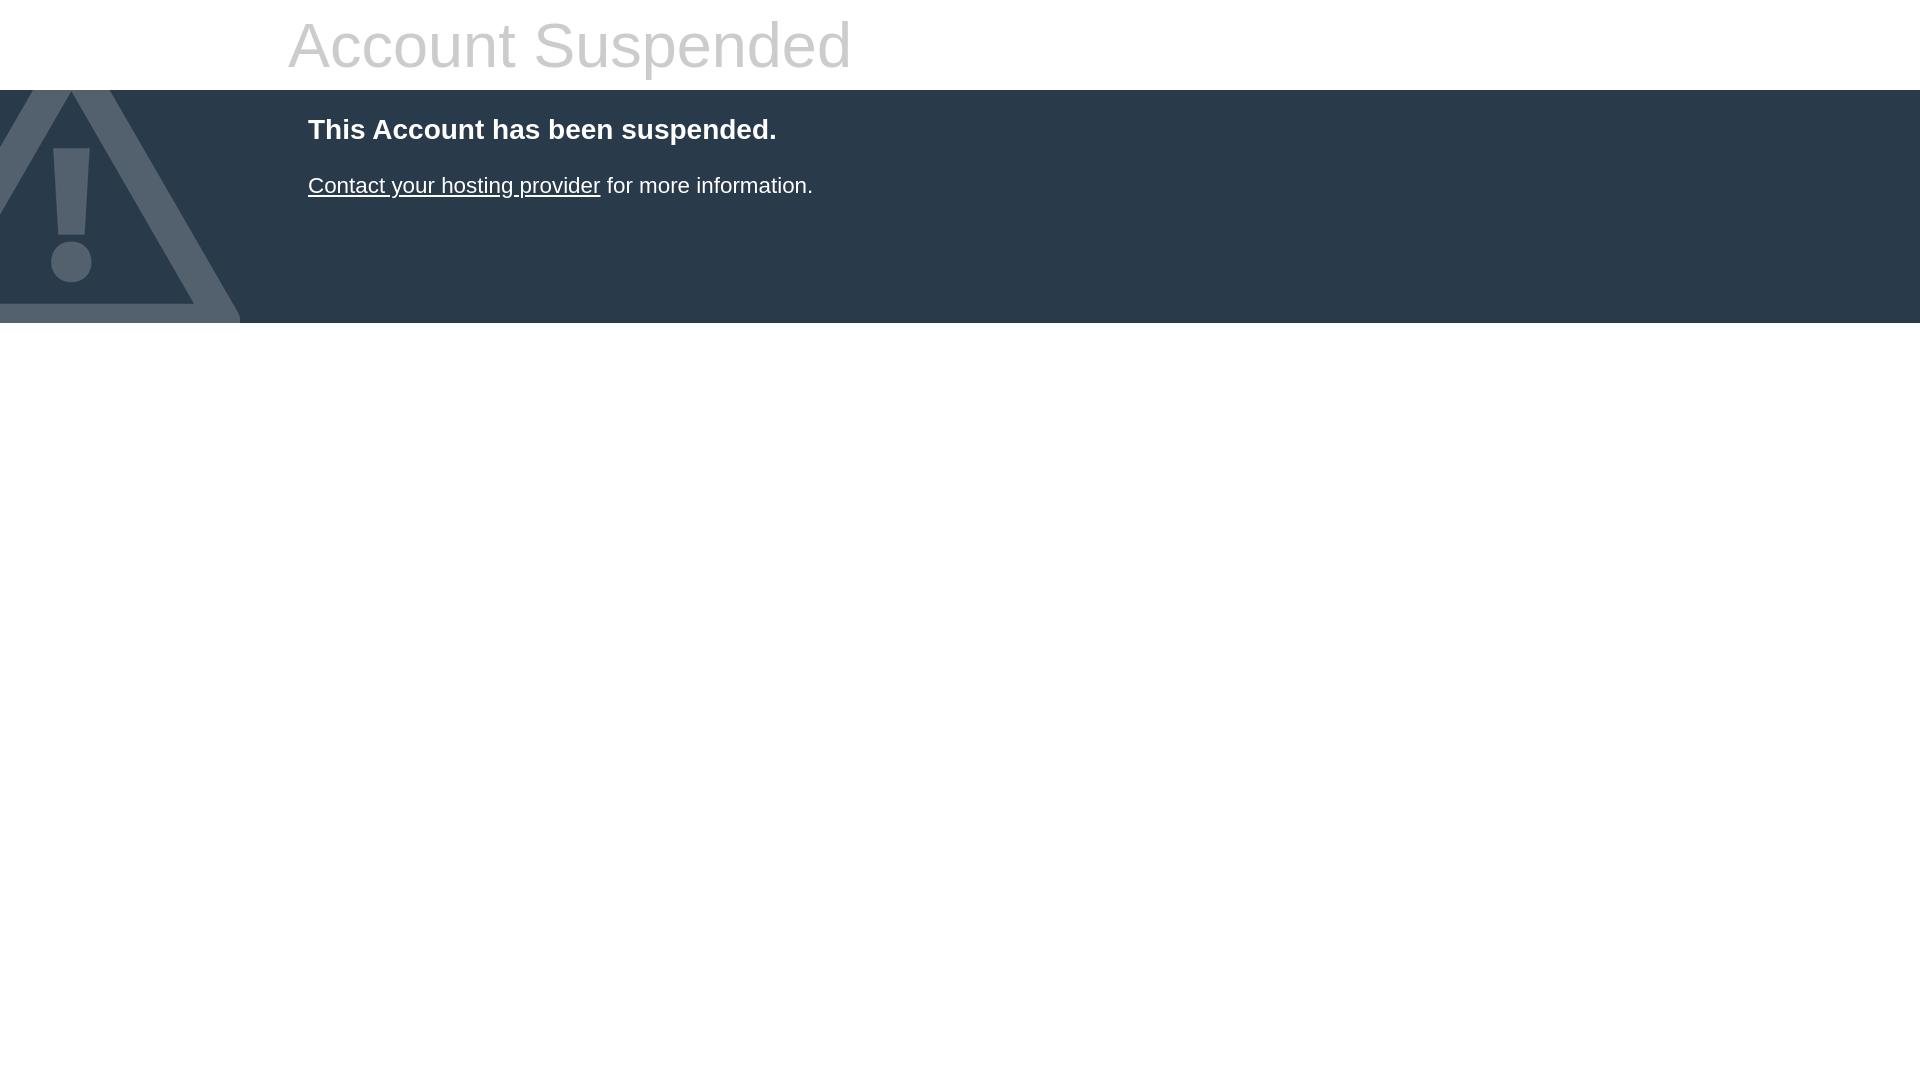 The image size is (1920, 1080). Describe the element at coordinates (453, 185) in the screenshot. I see `'Contact your hosting provider'` at that location.